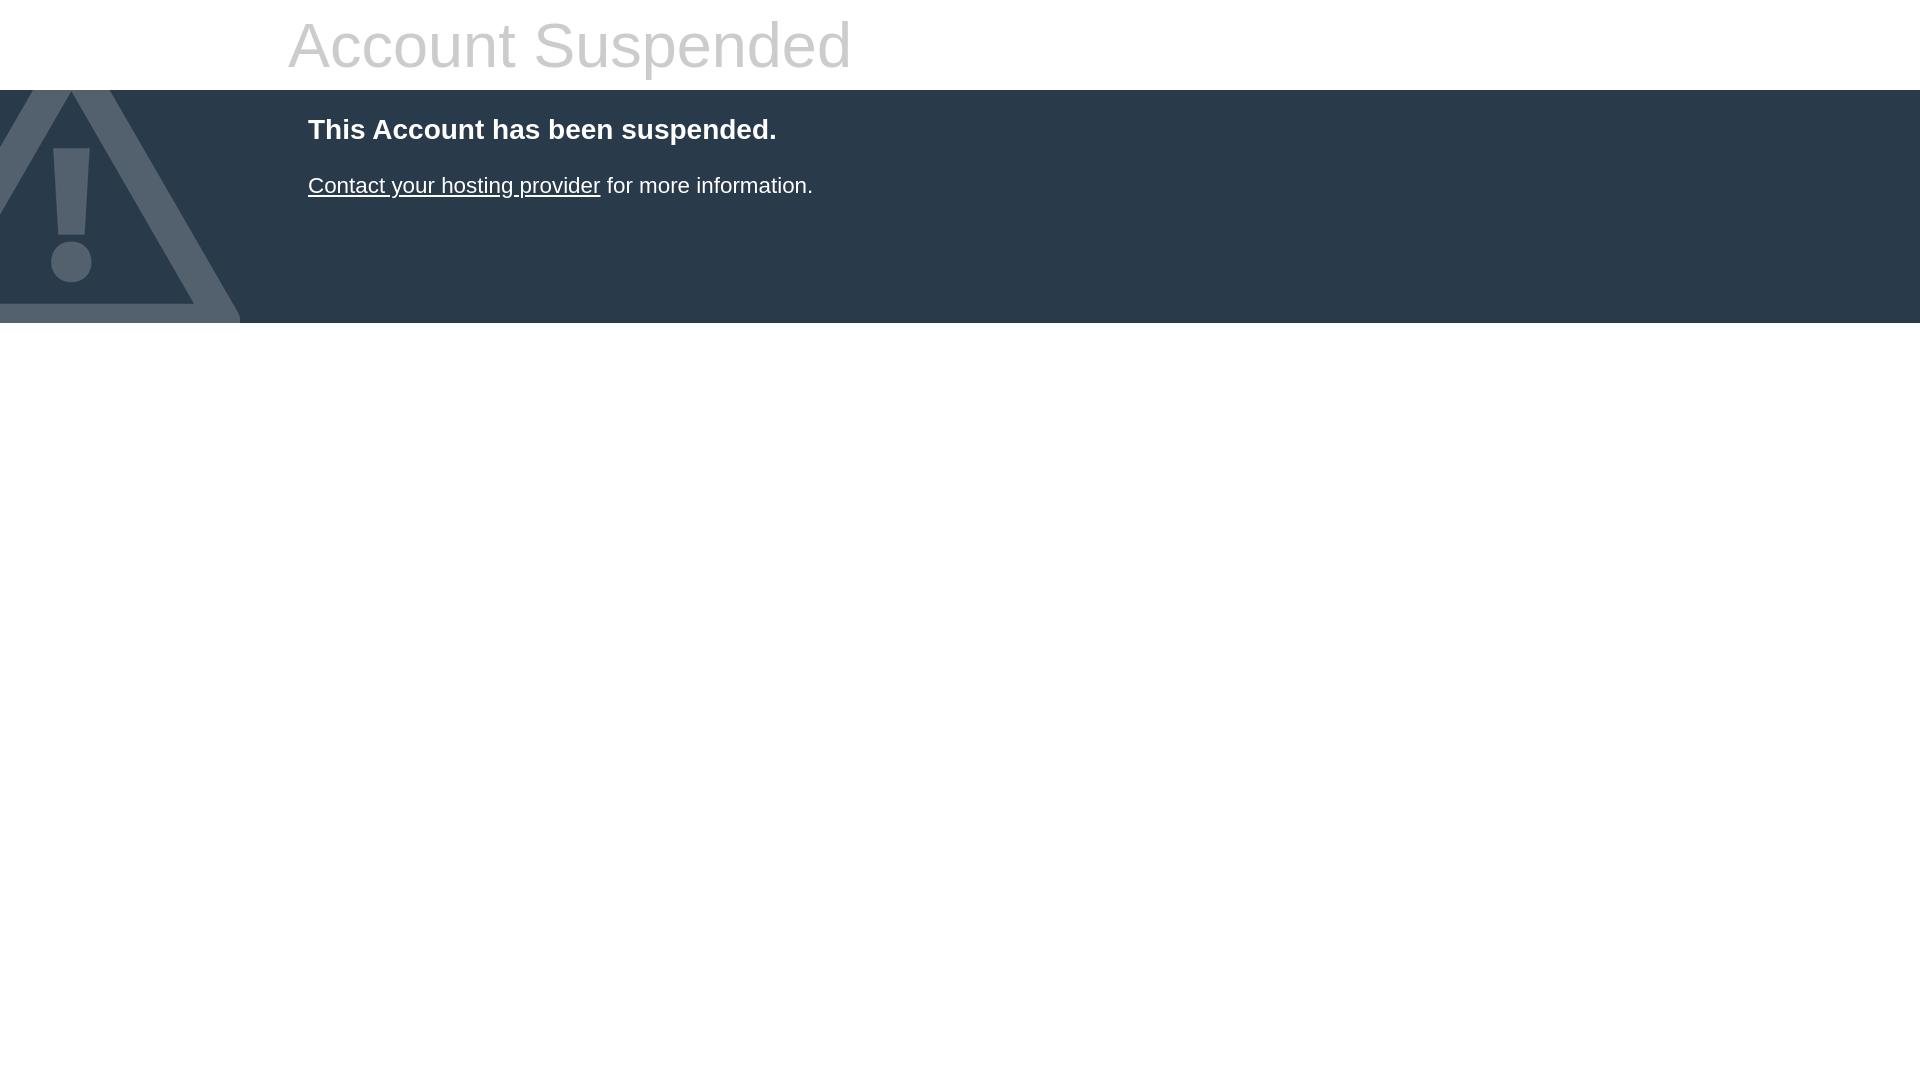 The image size is (1920, 1080). Describe the element at coordinates (453, 185) in the screenshot. I see `'Contact your hosting provider'` at that location.